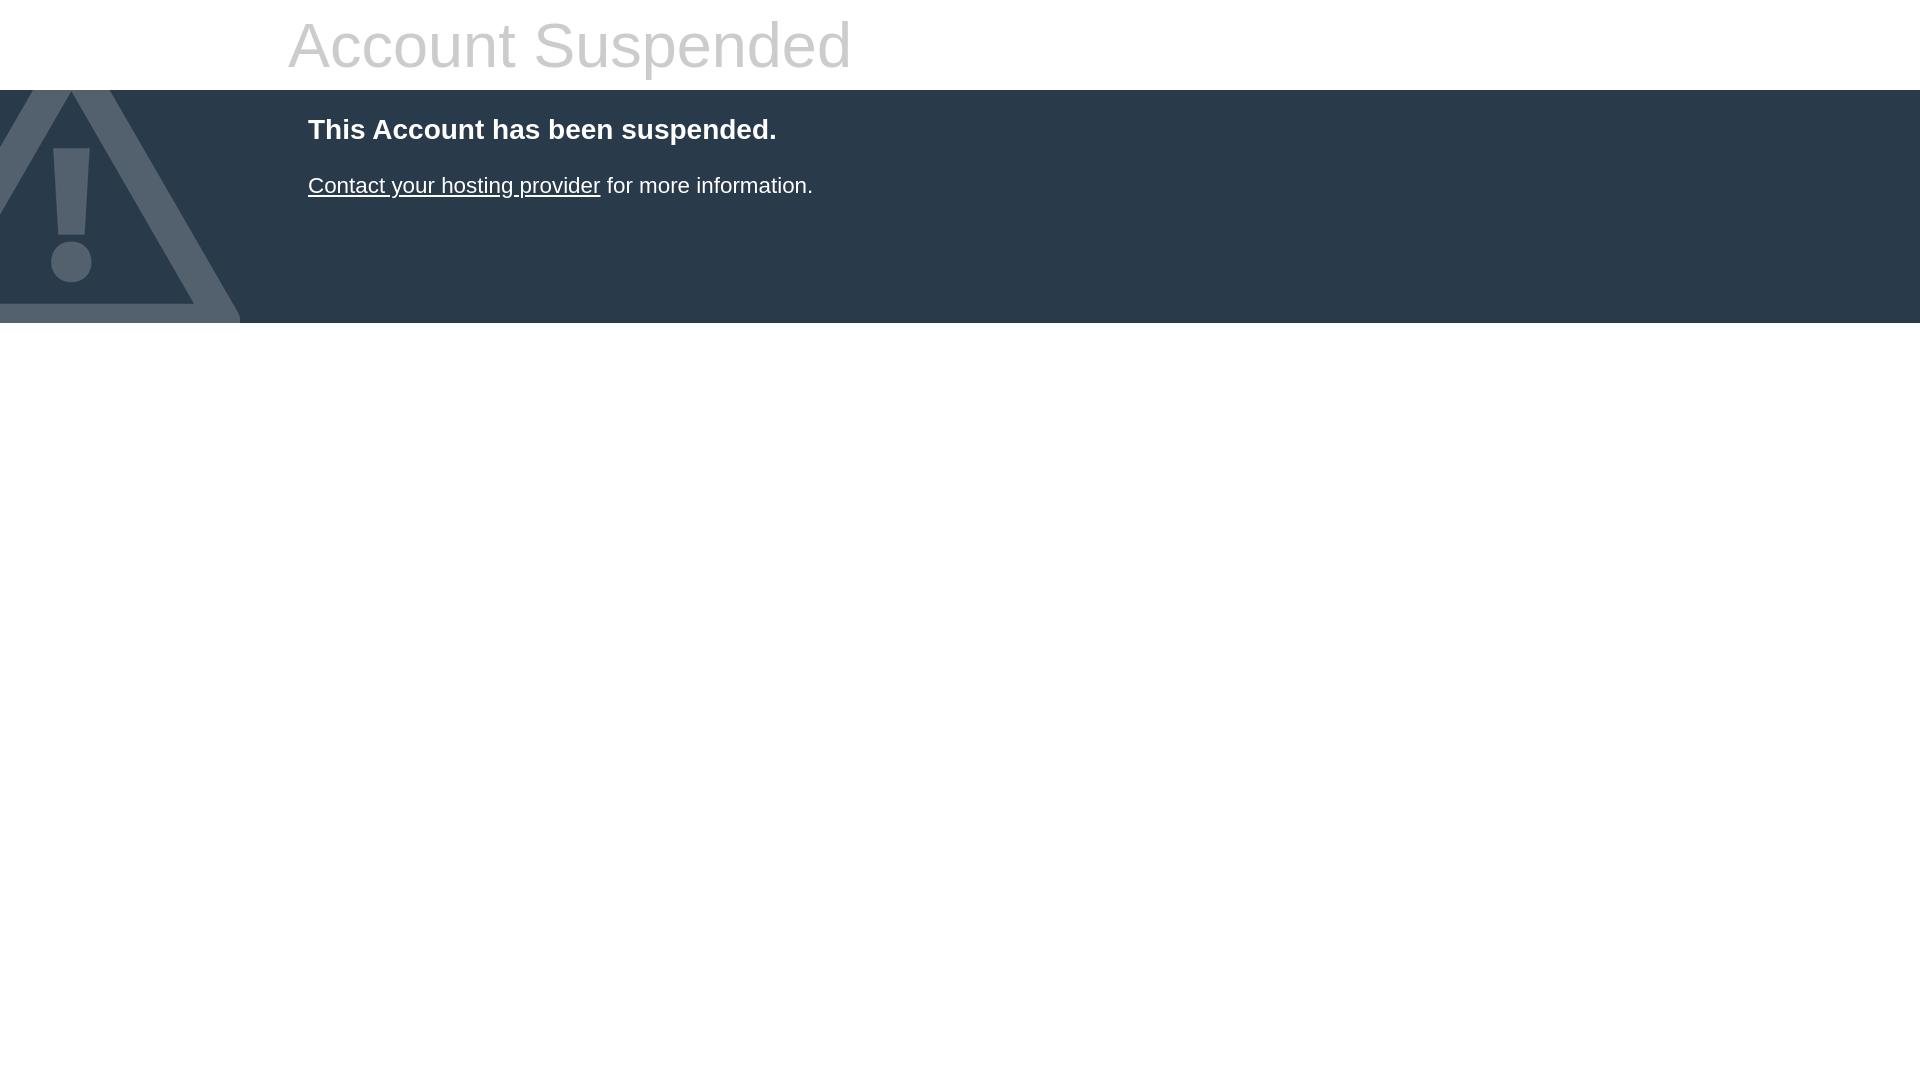 The image size is (1920, 1080). Describe the element at coordinates (453, 185) in the screenshot. I see `'Contact your hosting provider'` at that location.